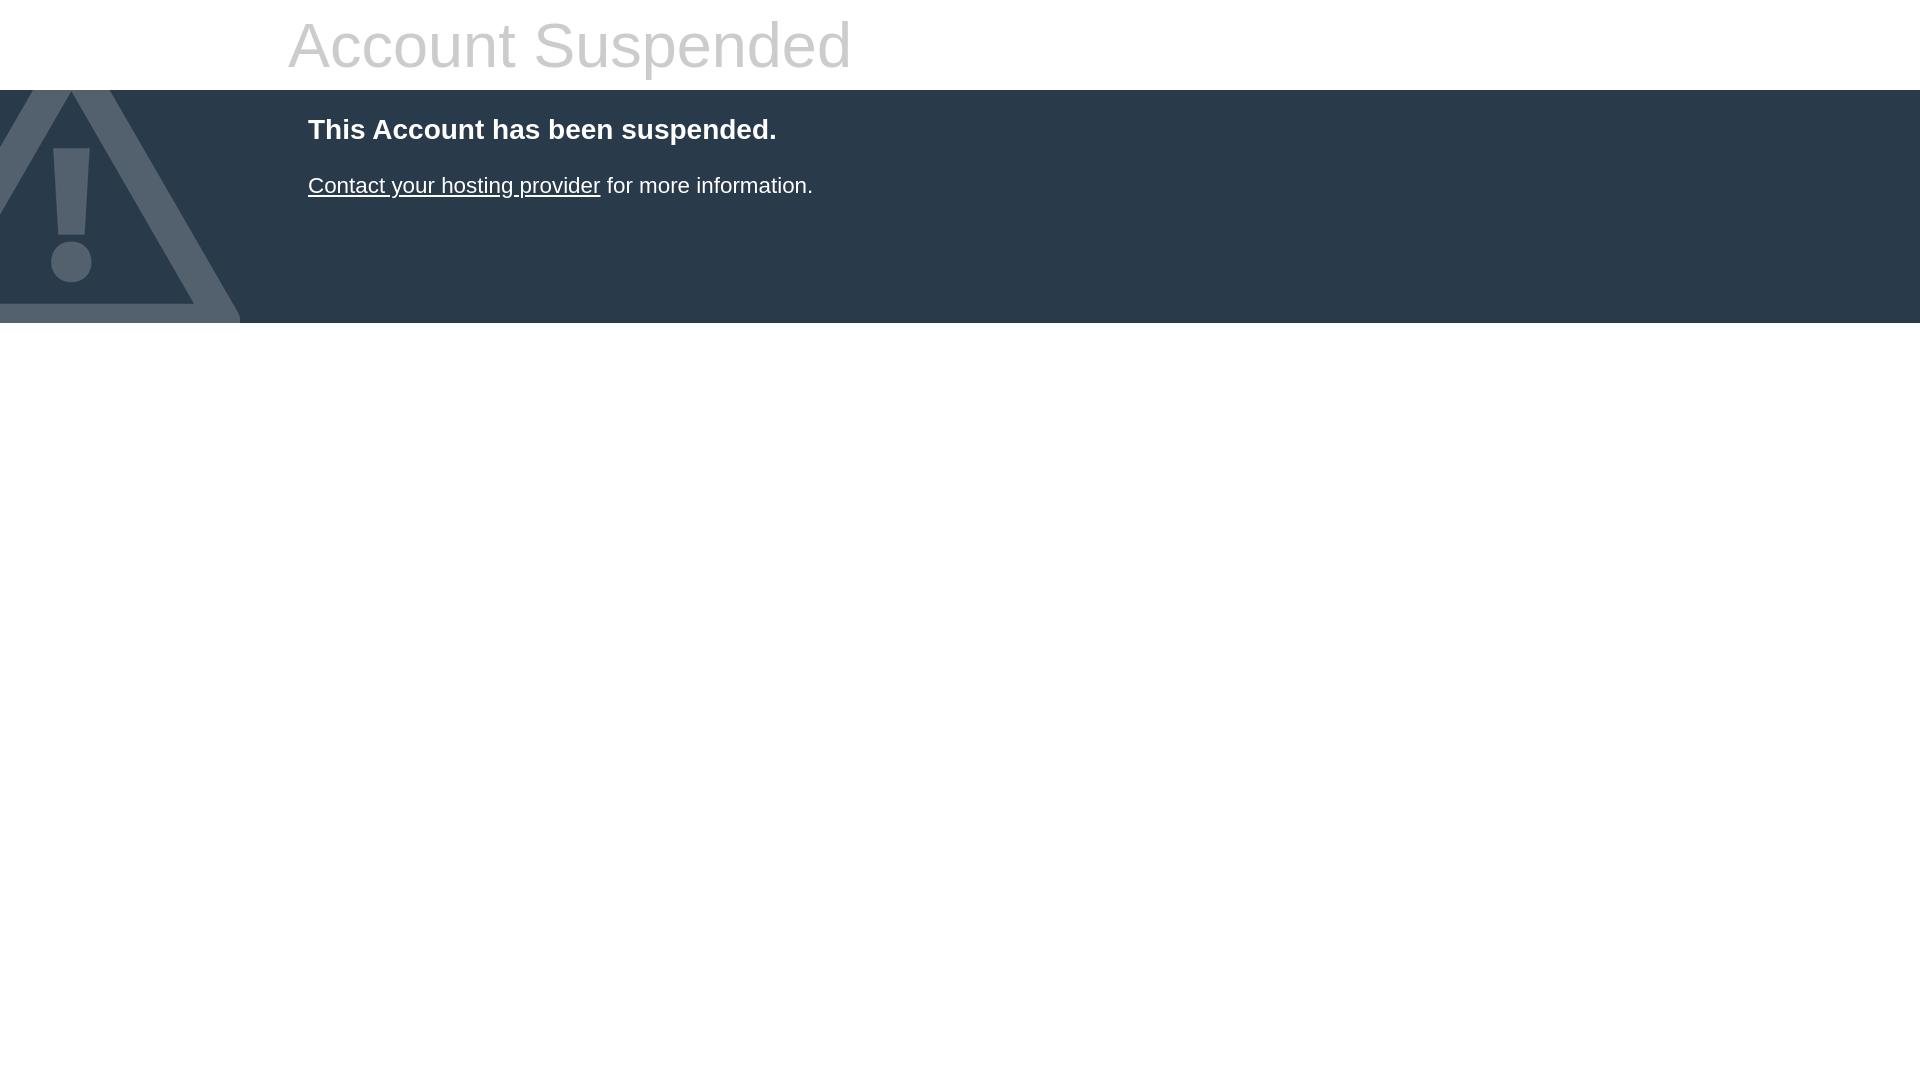 The image size is (1920, 1080). Describe the element at coordinates (453, 185) in the screenshot. I see `'Contact your hosting provider'` at that location.